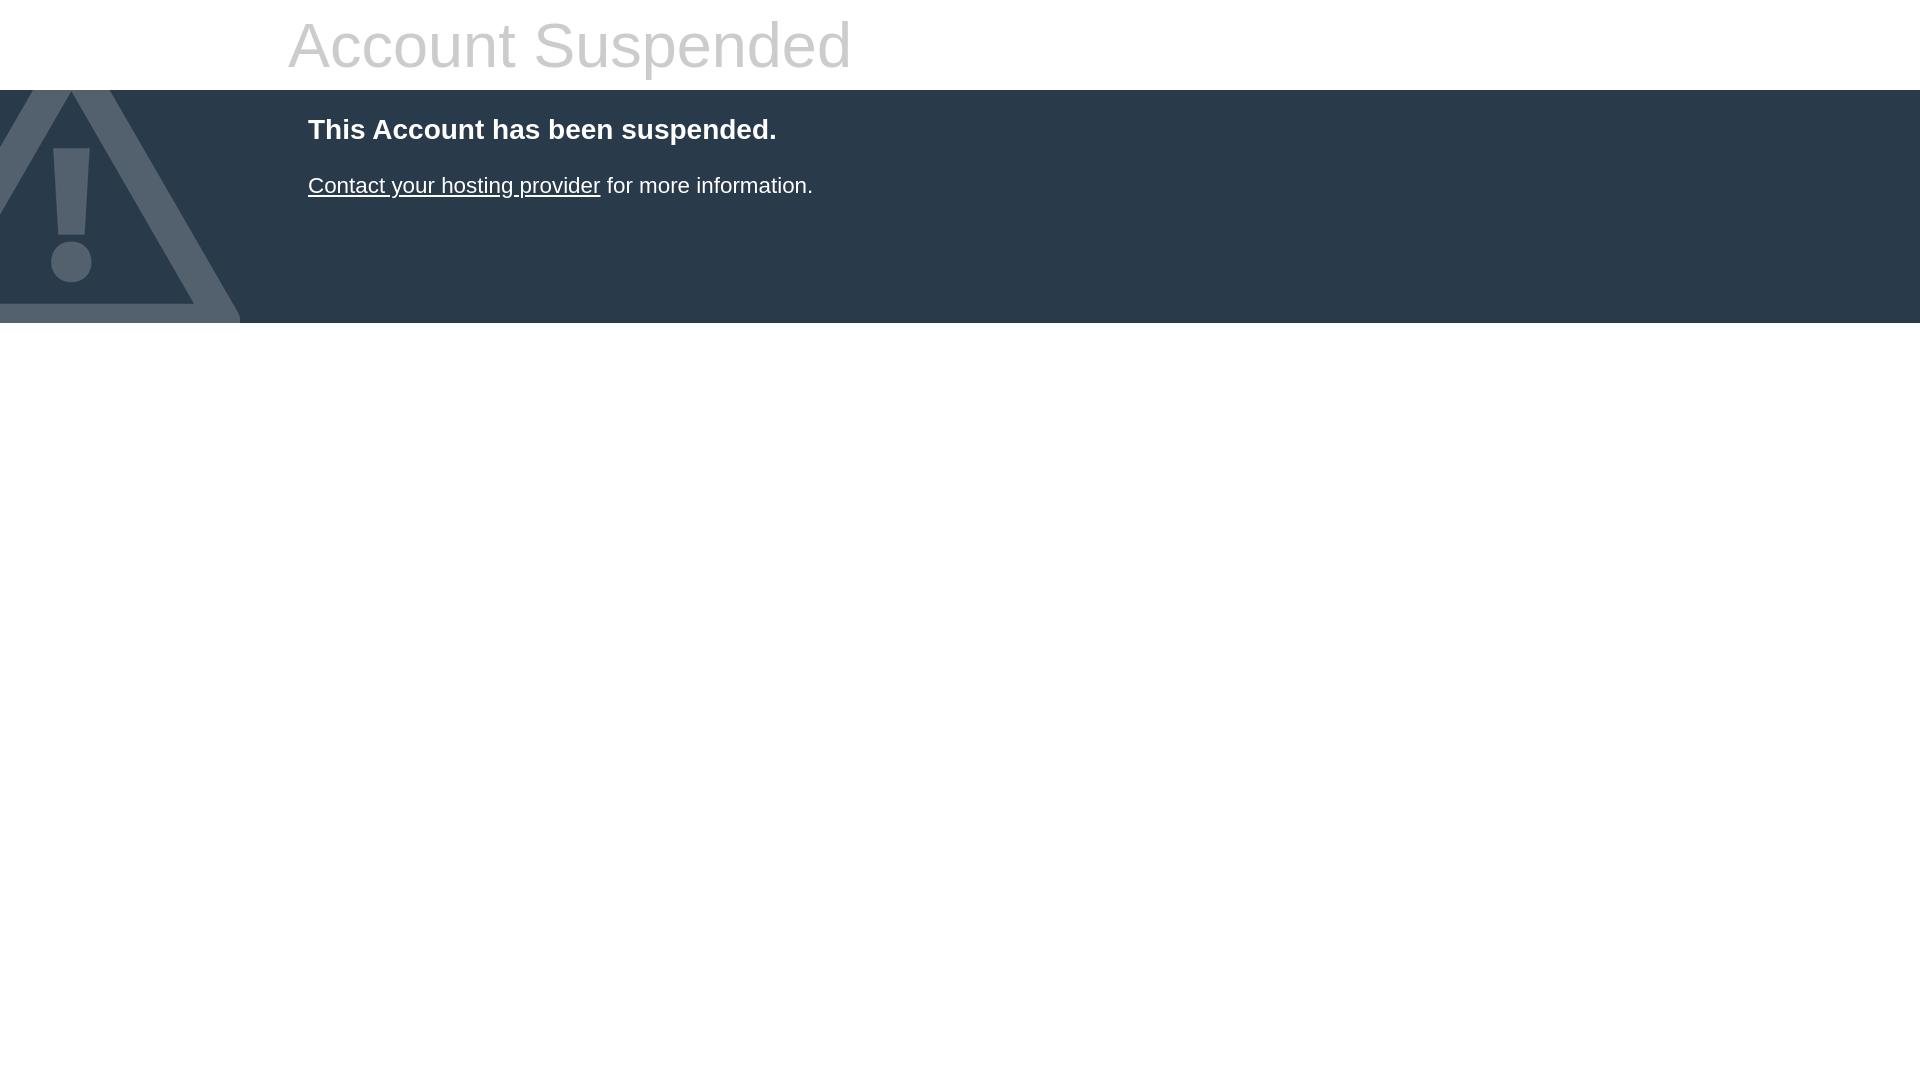 The image size is (1920, 1080). Describe the element at coordinates (453, 185) in the screenshot. I see `'Contact your hosting provider'` at that location.